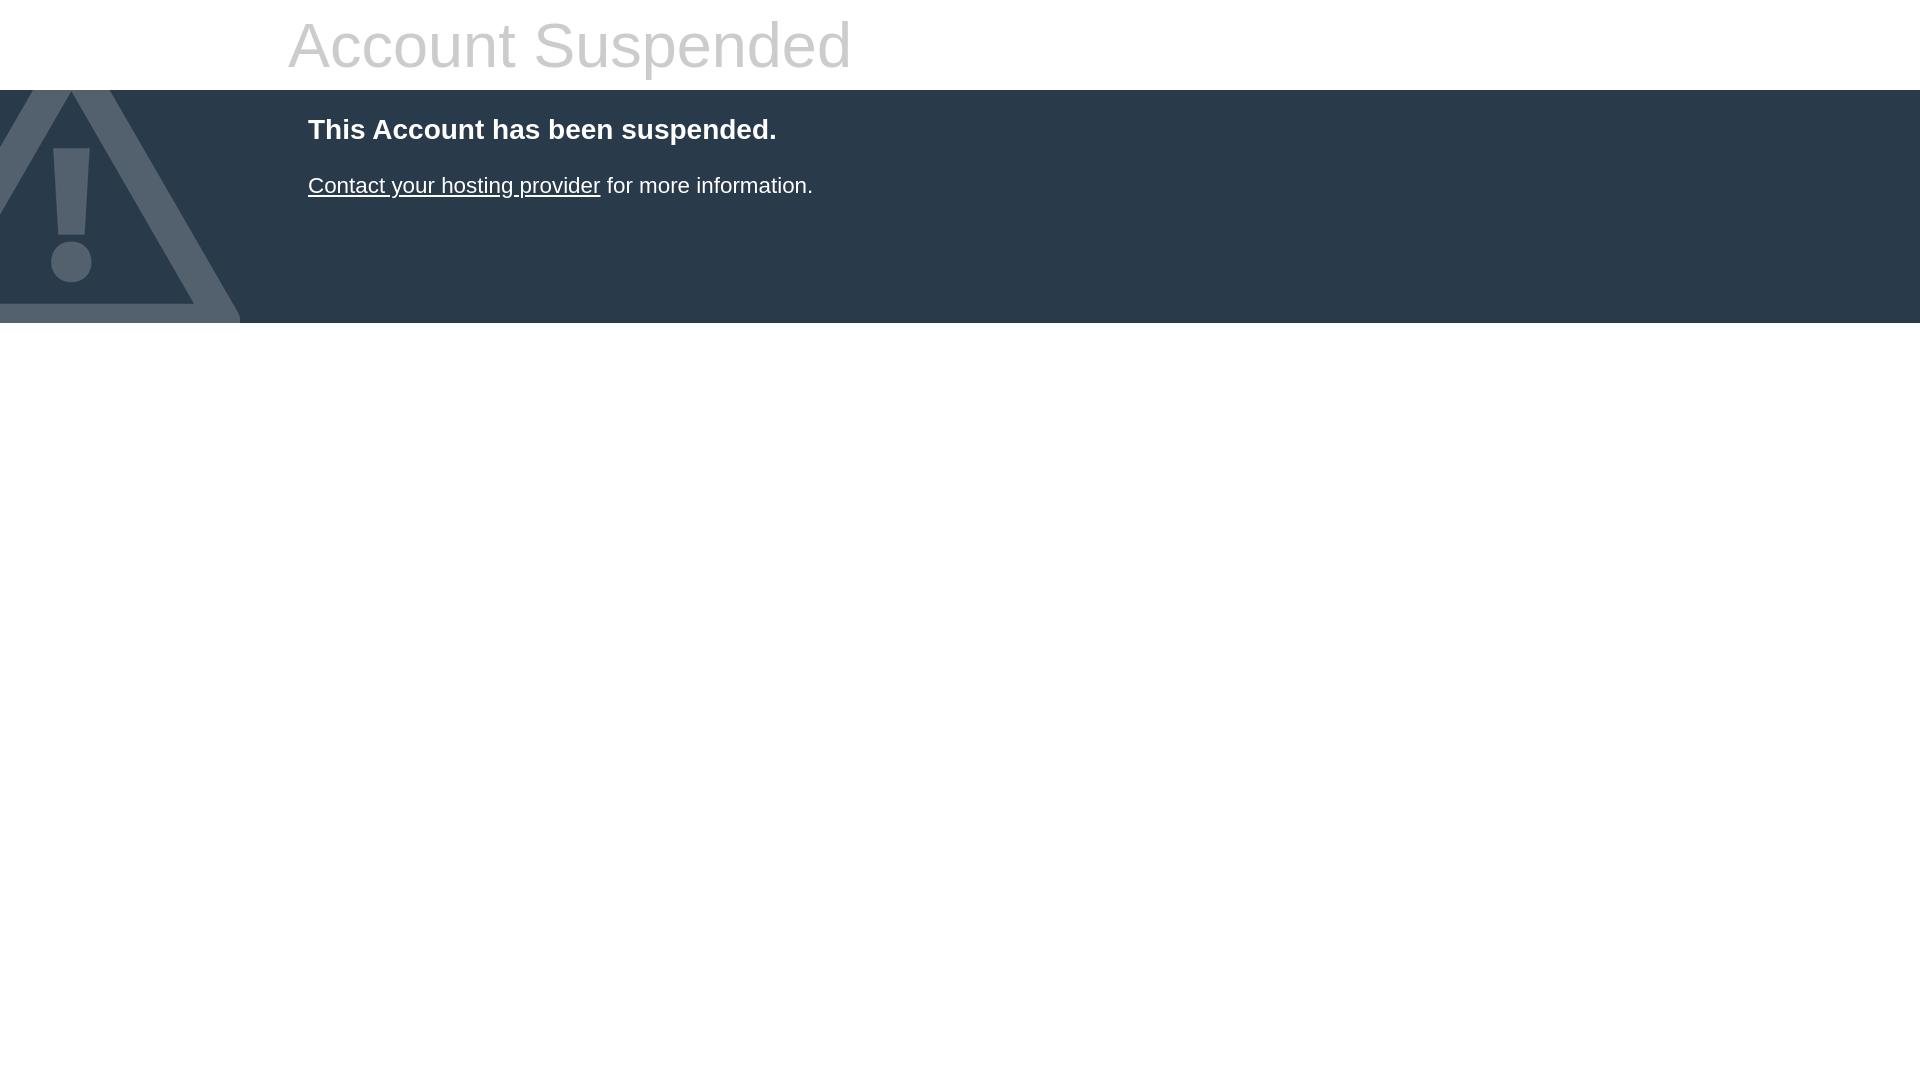 The image size is (1920, 1080). Describe the element at coordinates (453, 185) in the screenshot. I see `'Contact your hosting provider'` at that location.